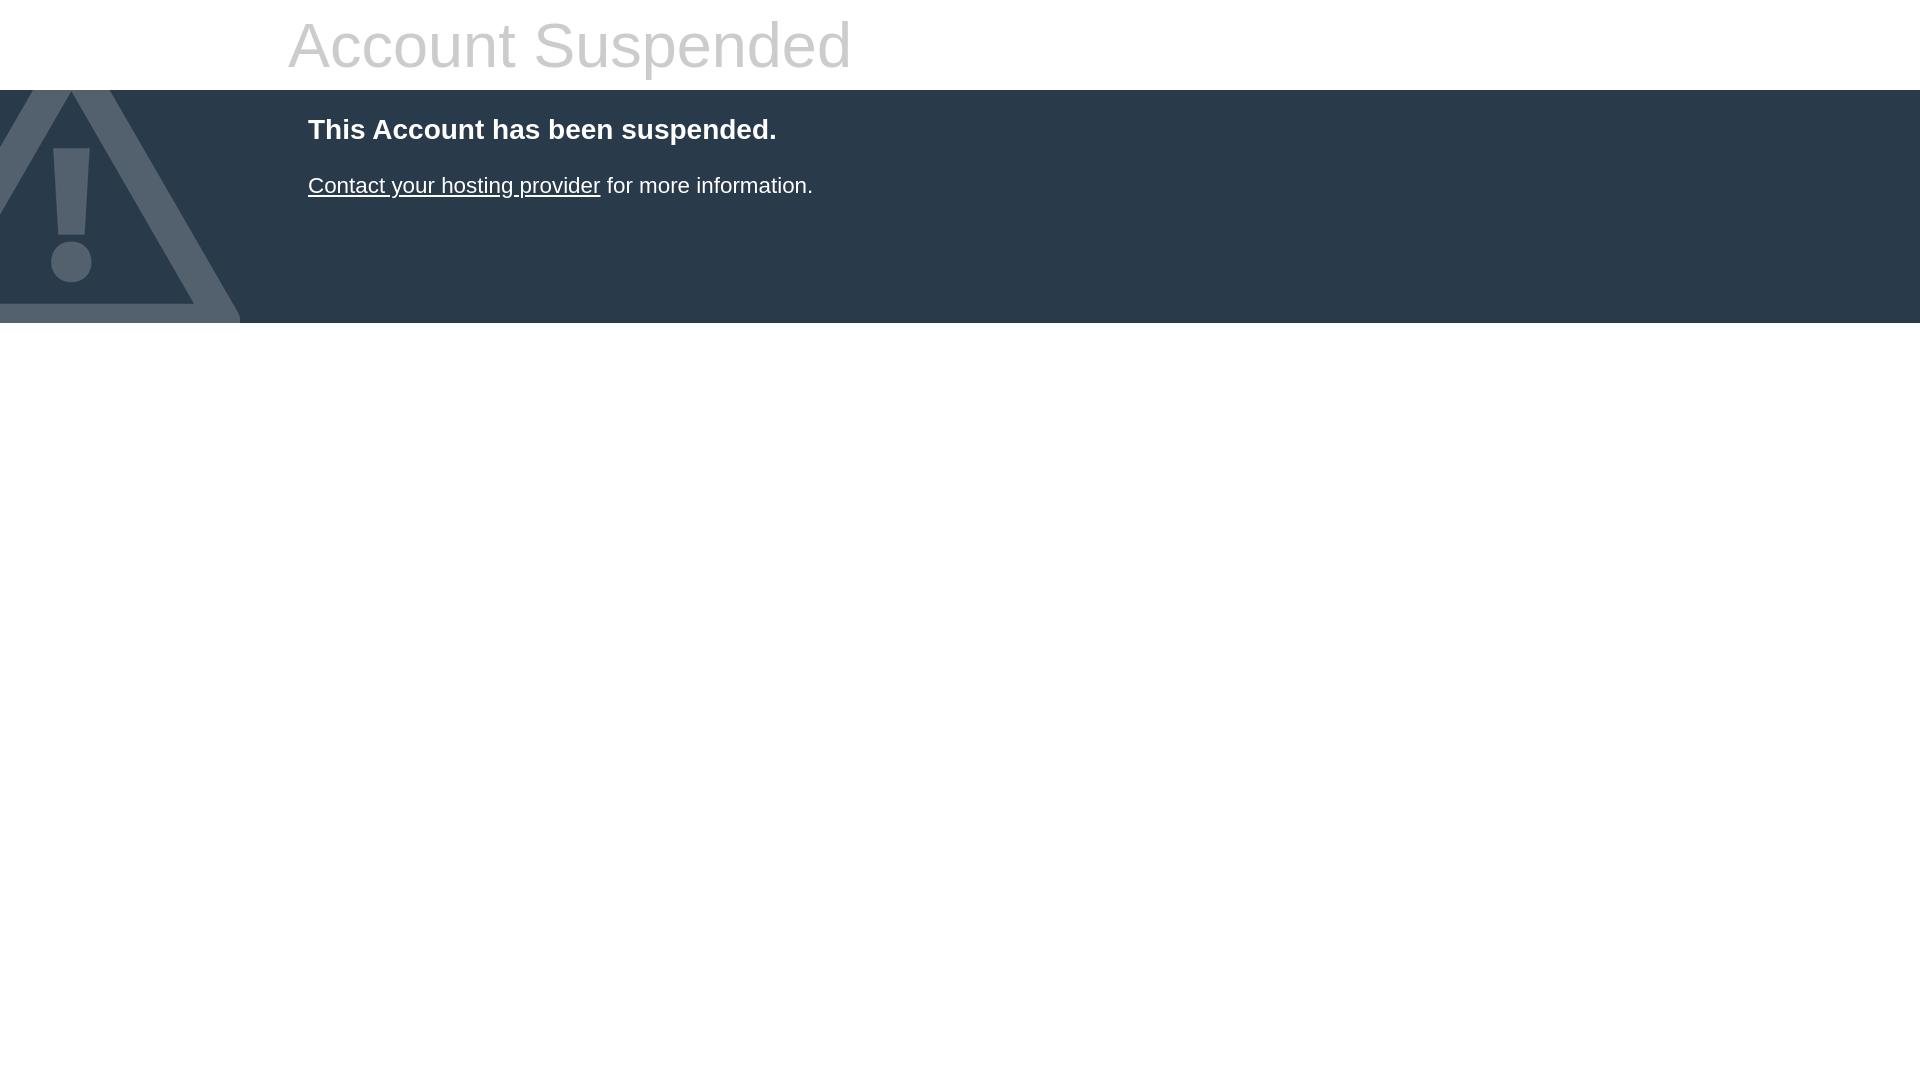 The image size is (1920, 1080). Describe the element at coordinates (453, 185) in the screenshot. I see `'Contact your hosting provider'` at that location.